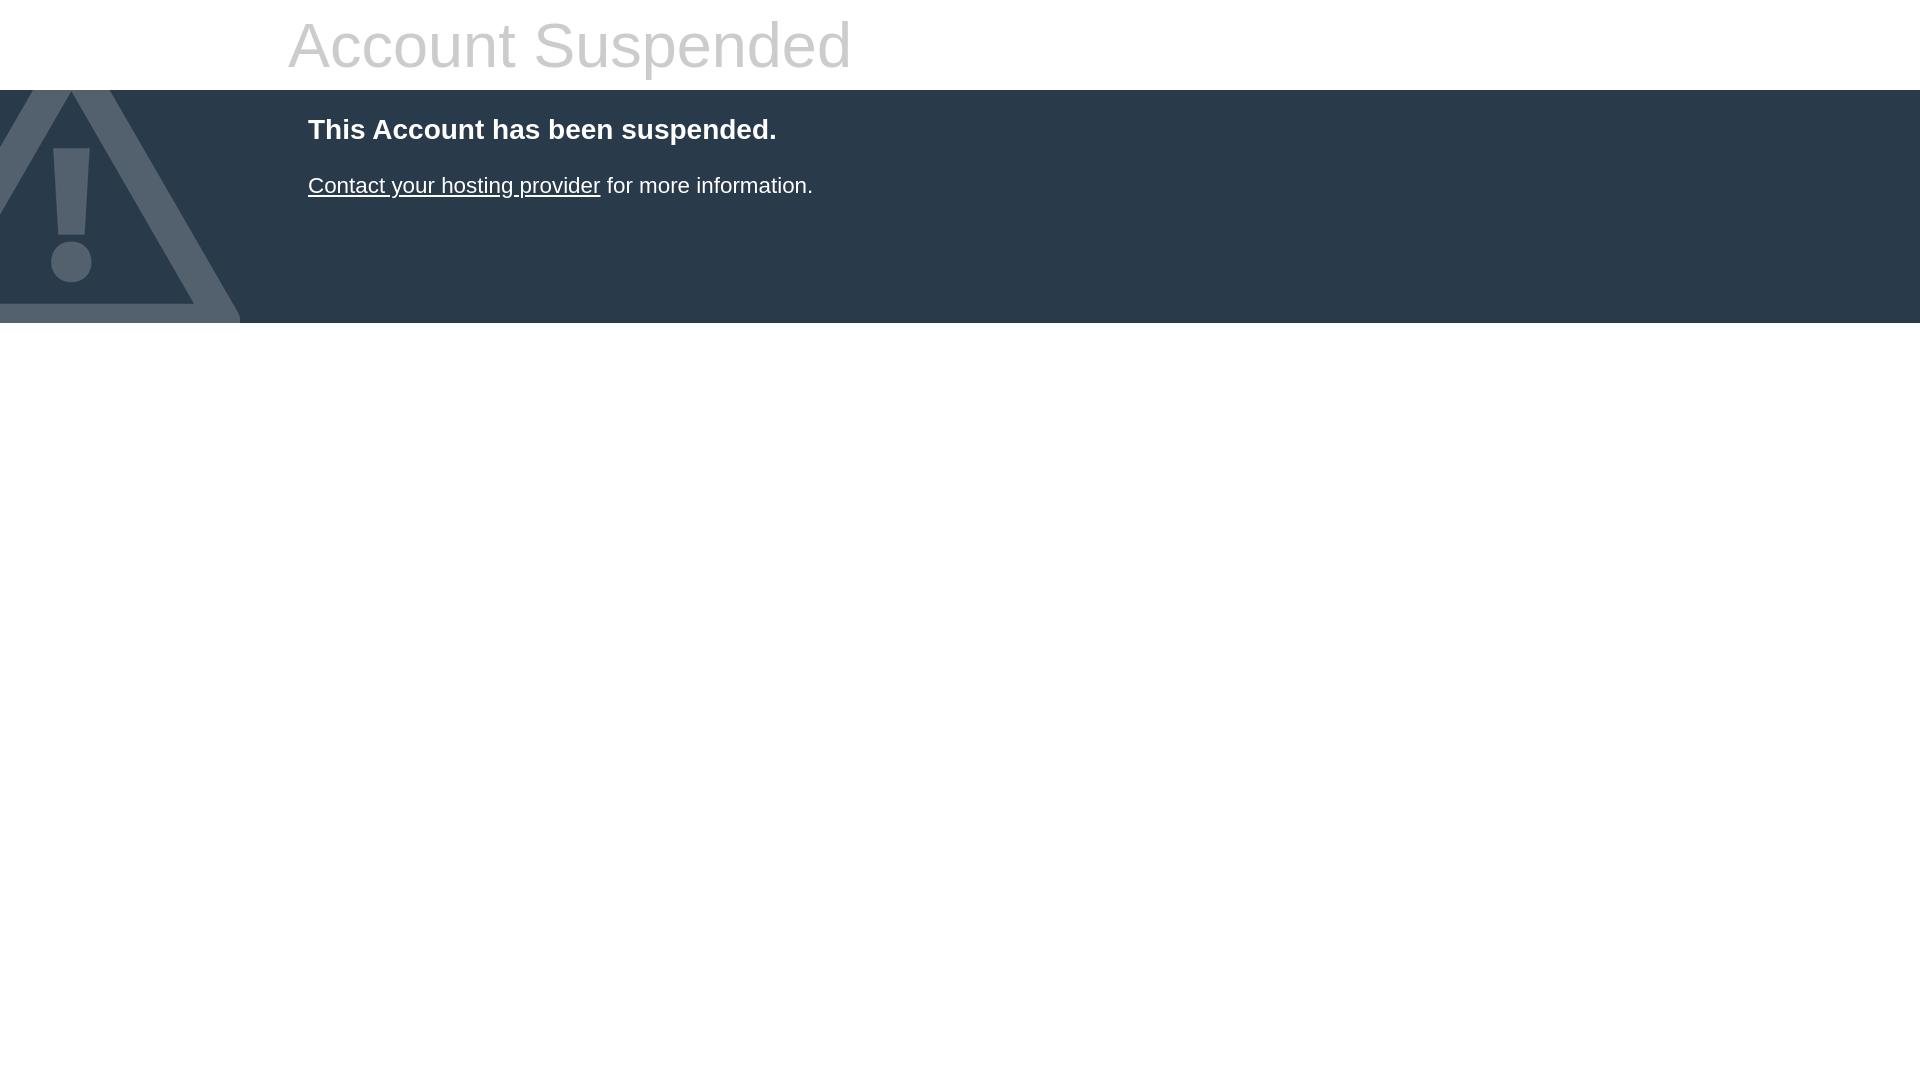 The image size is (1920, 1080). Describe the element at coordinates (453, 185) in the screenshot. I see `'Contact your hosting provider'` at that location.